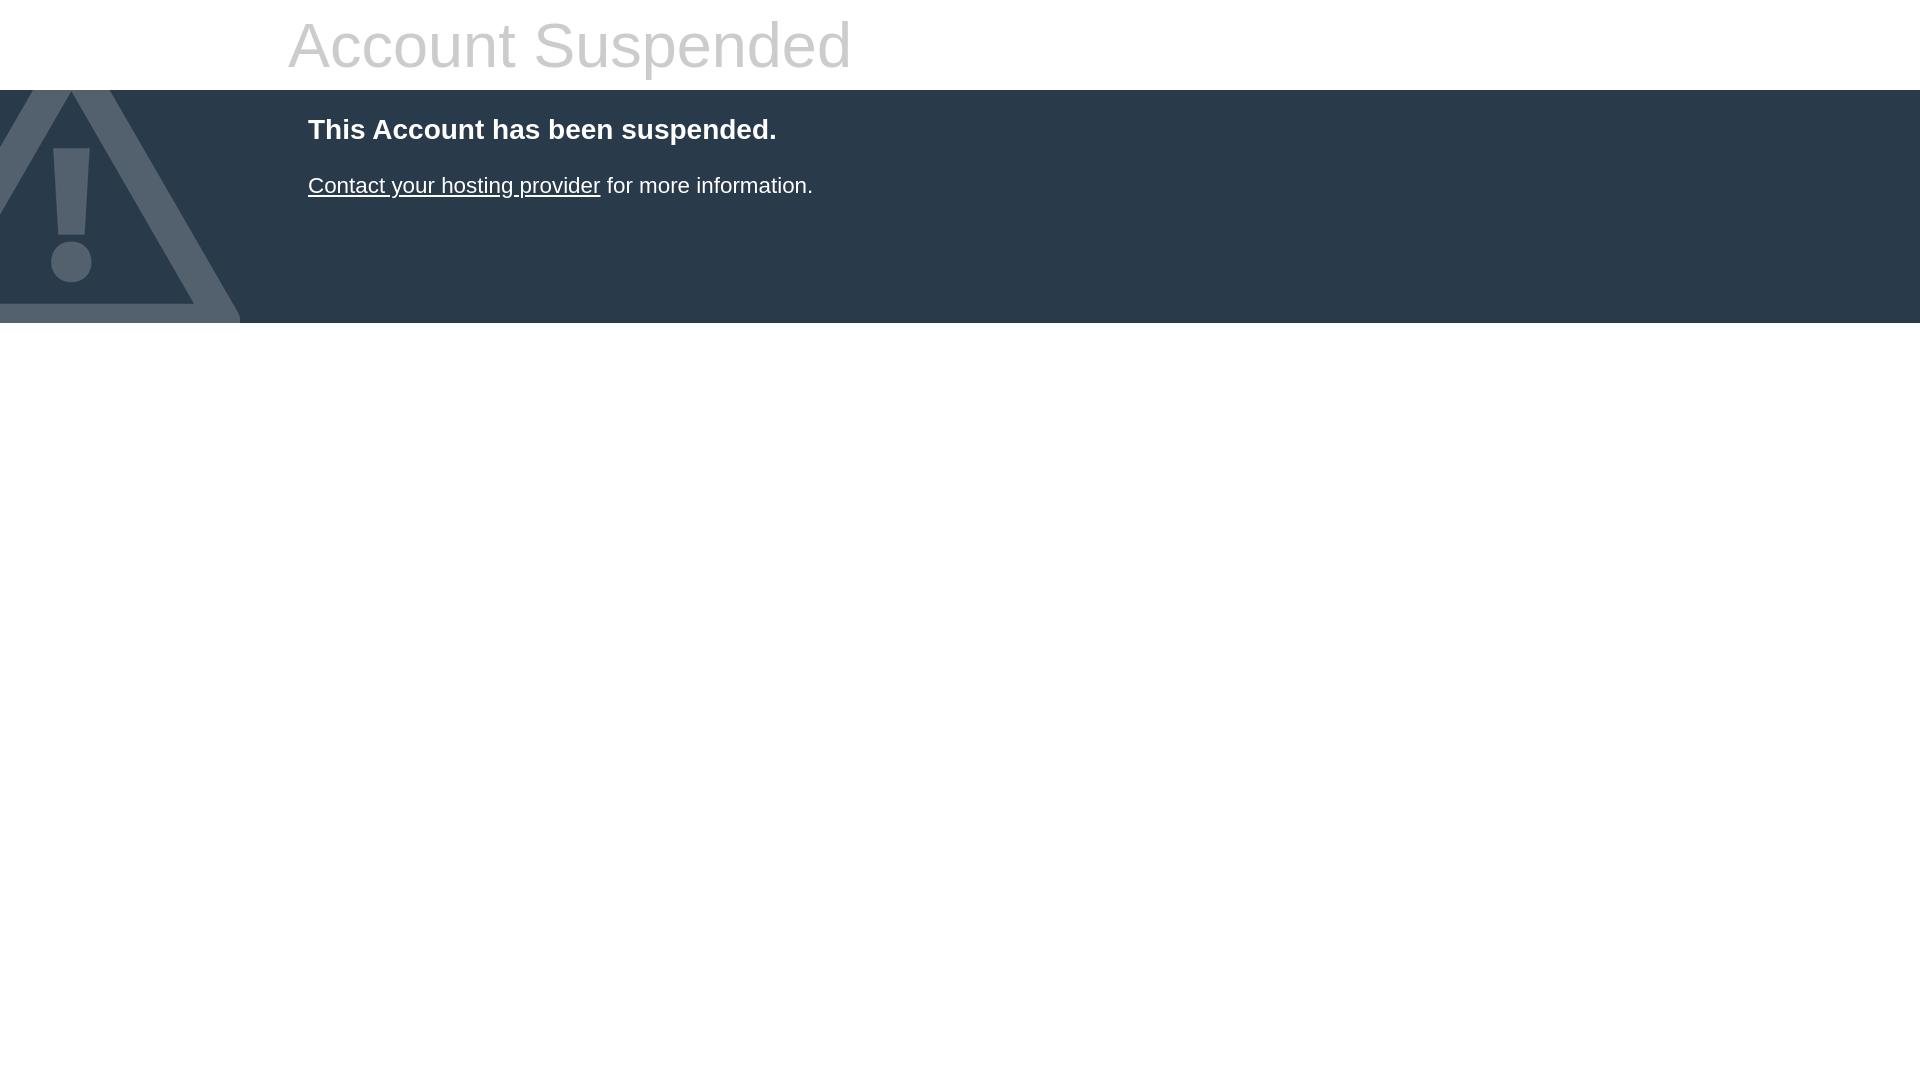 The image size is (1920, 1080). Describe the element at coordinates (453, 185) in the screenshot. I see `'Contact your hosting provider'` at that location.